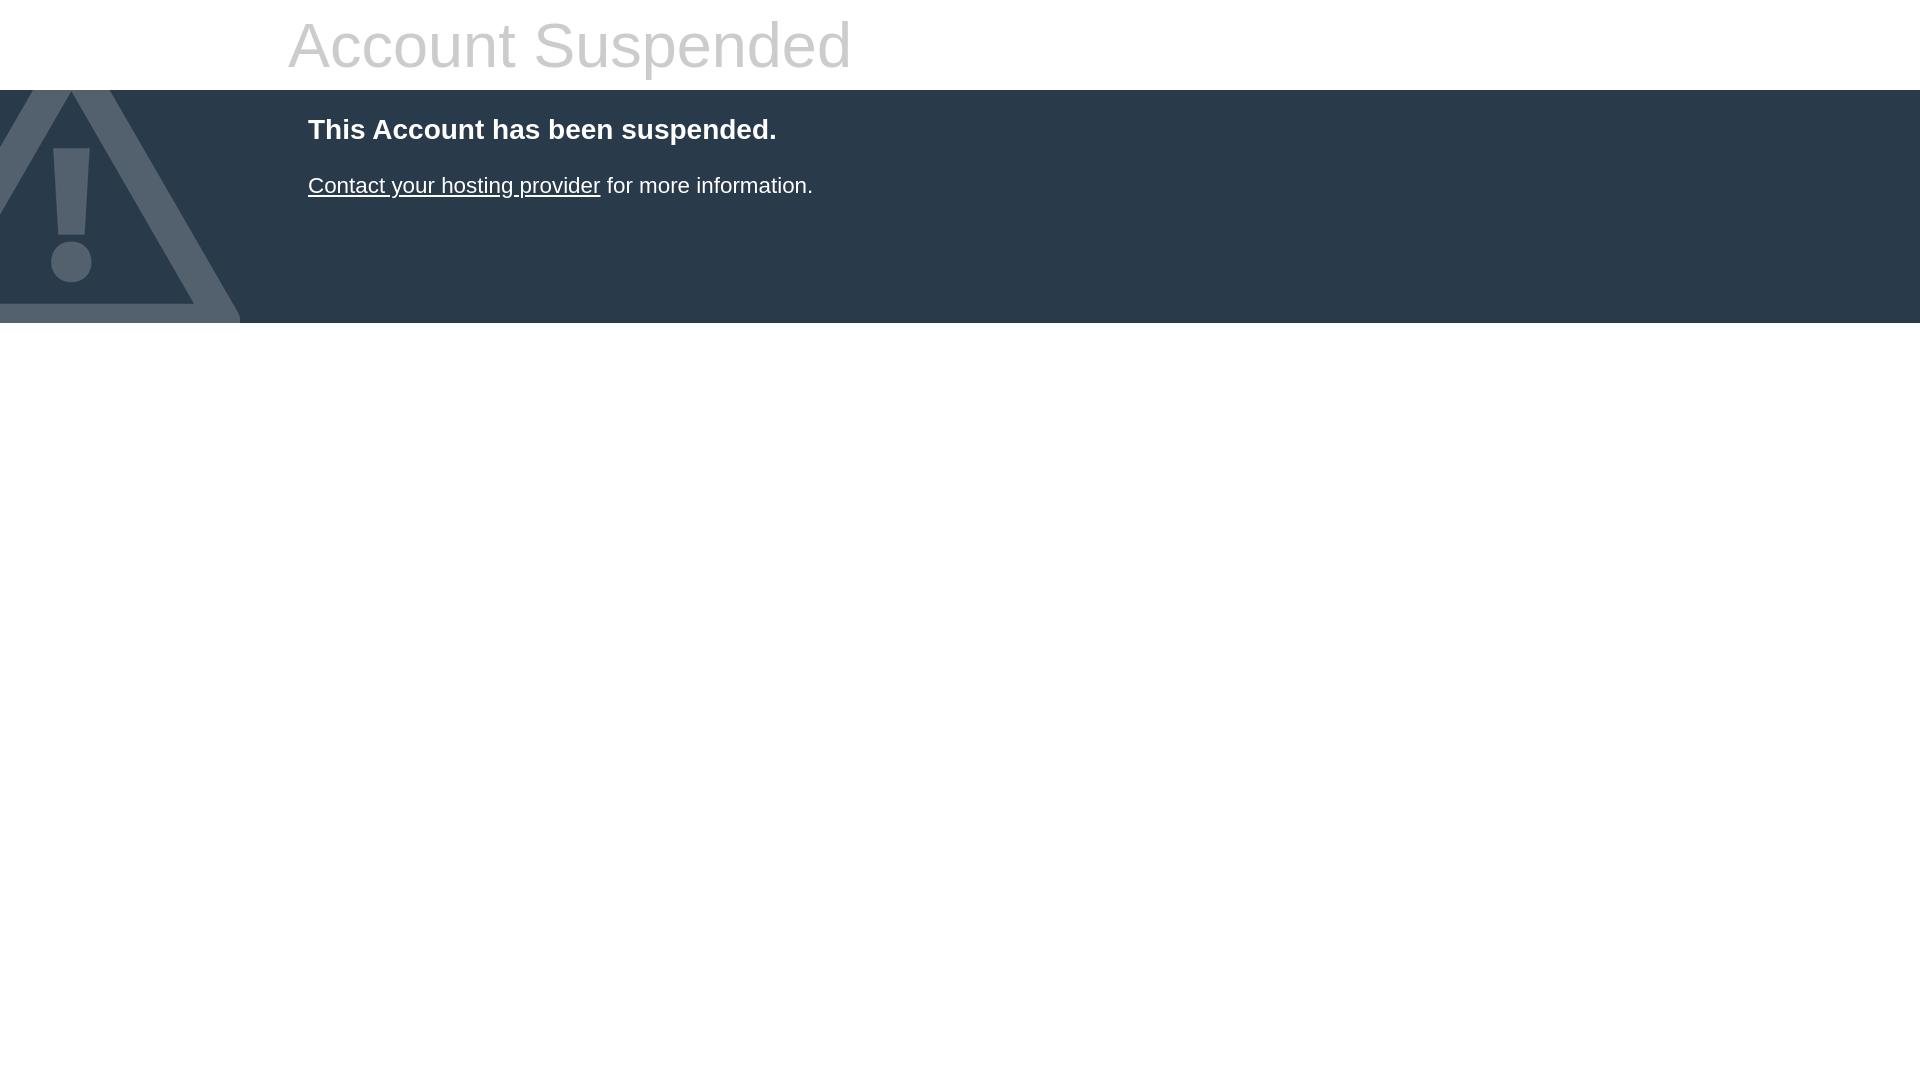 The image size is (1920, 1080). Describe the element at coordinates (453, 185) in the screenshot. I see `'Contact your hosting provider'` at that location.